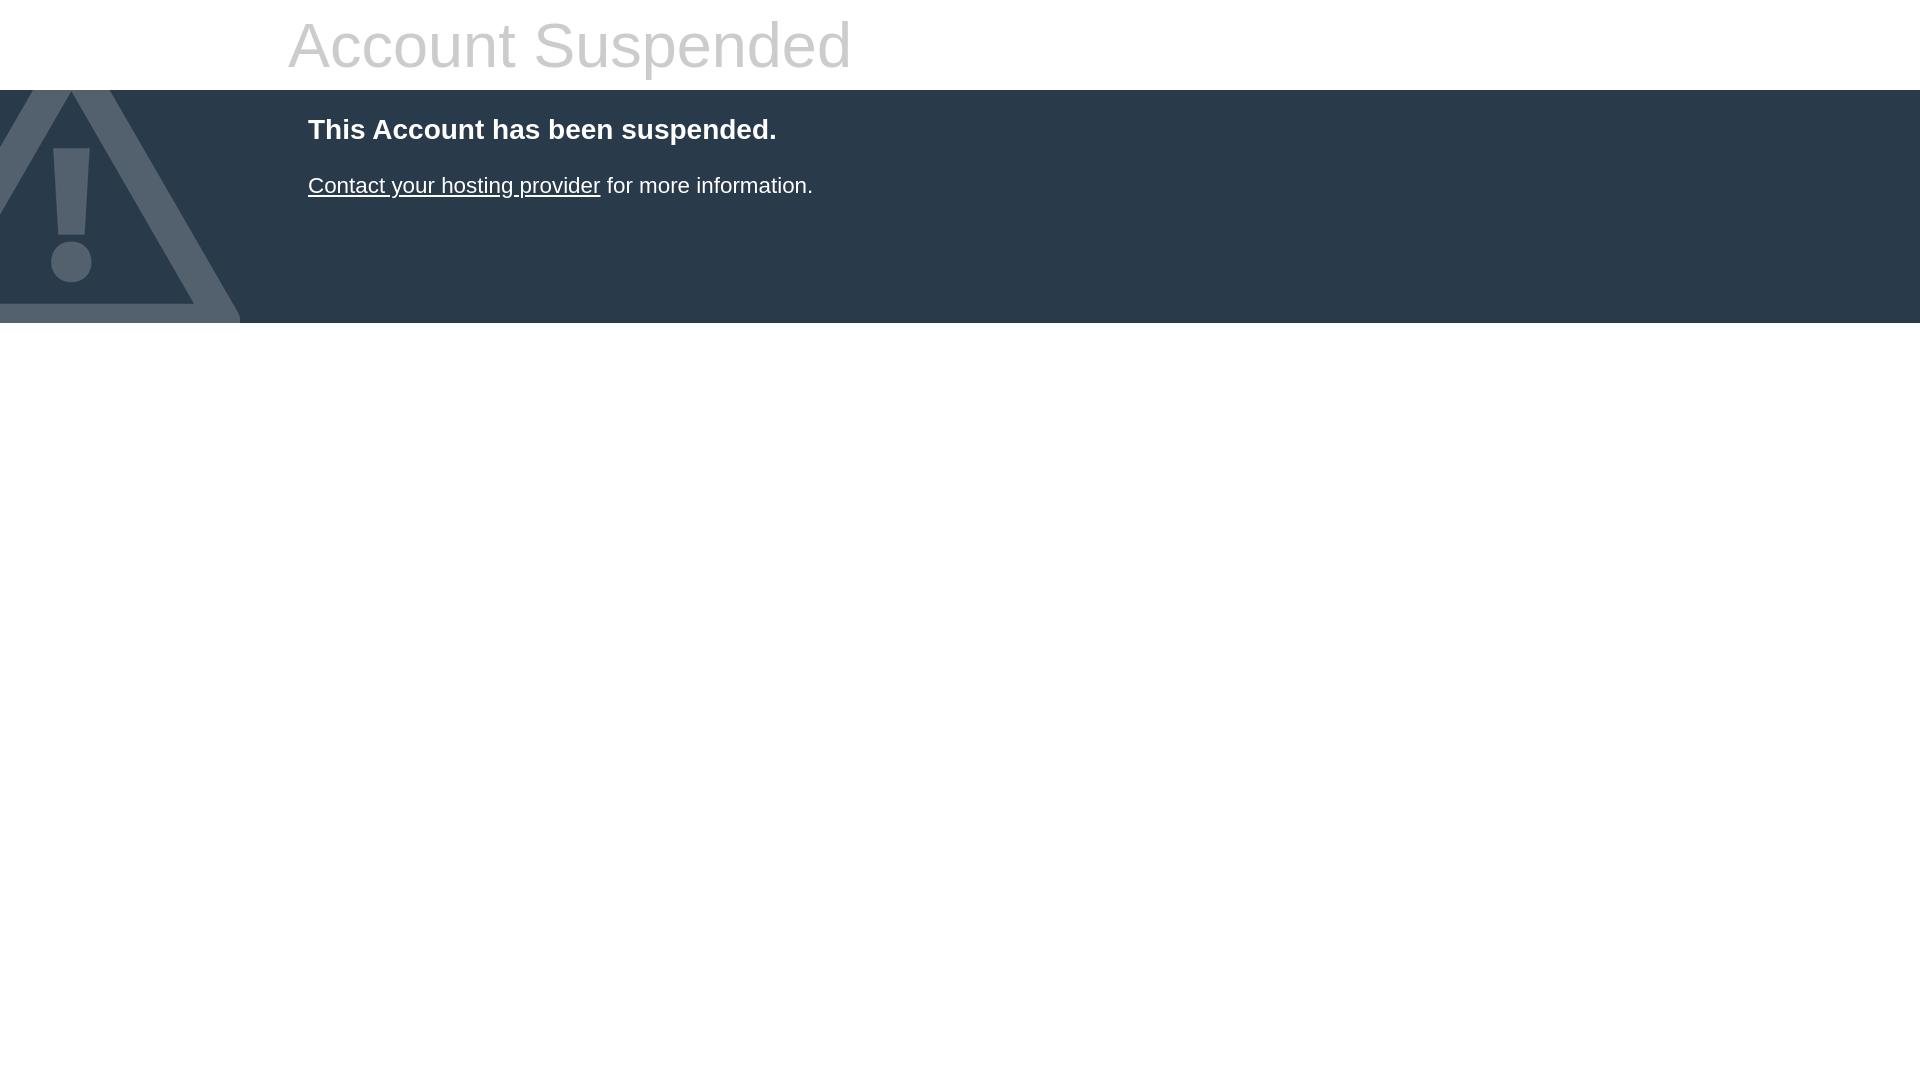 The image size is (1920, 1080). Describe the element at coordinates (453, 185) in the screenshot. I see `'Contact your hosting provider'` at that location.